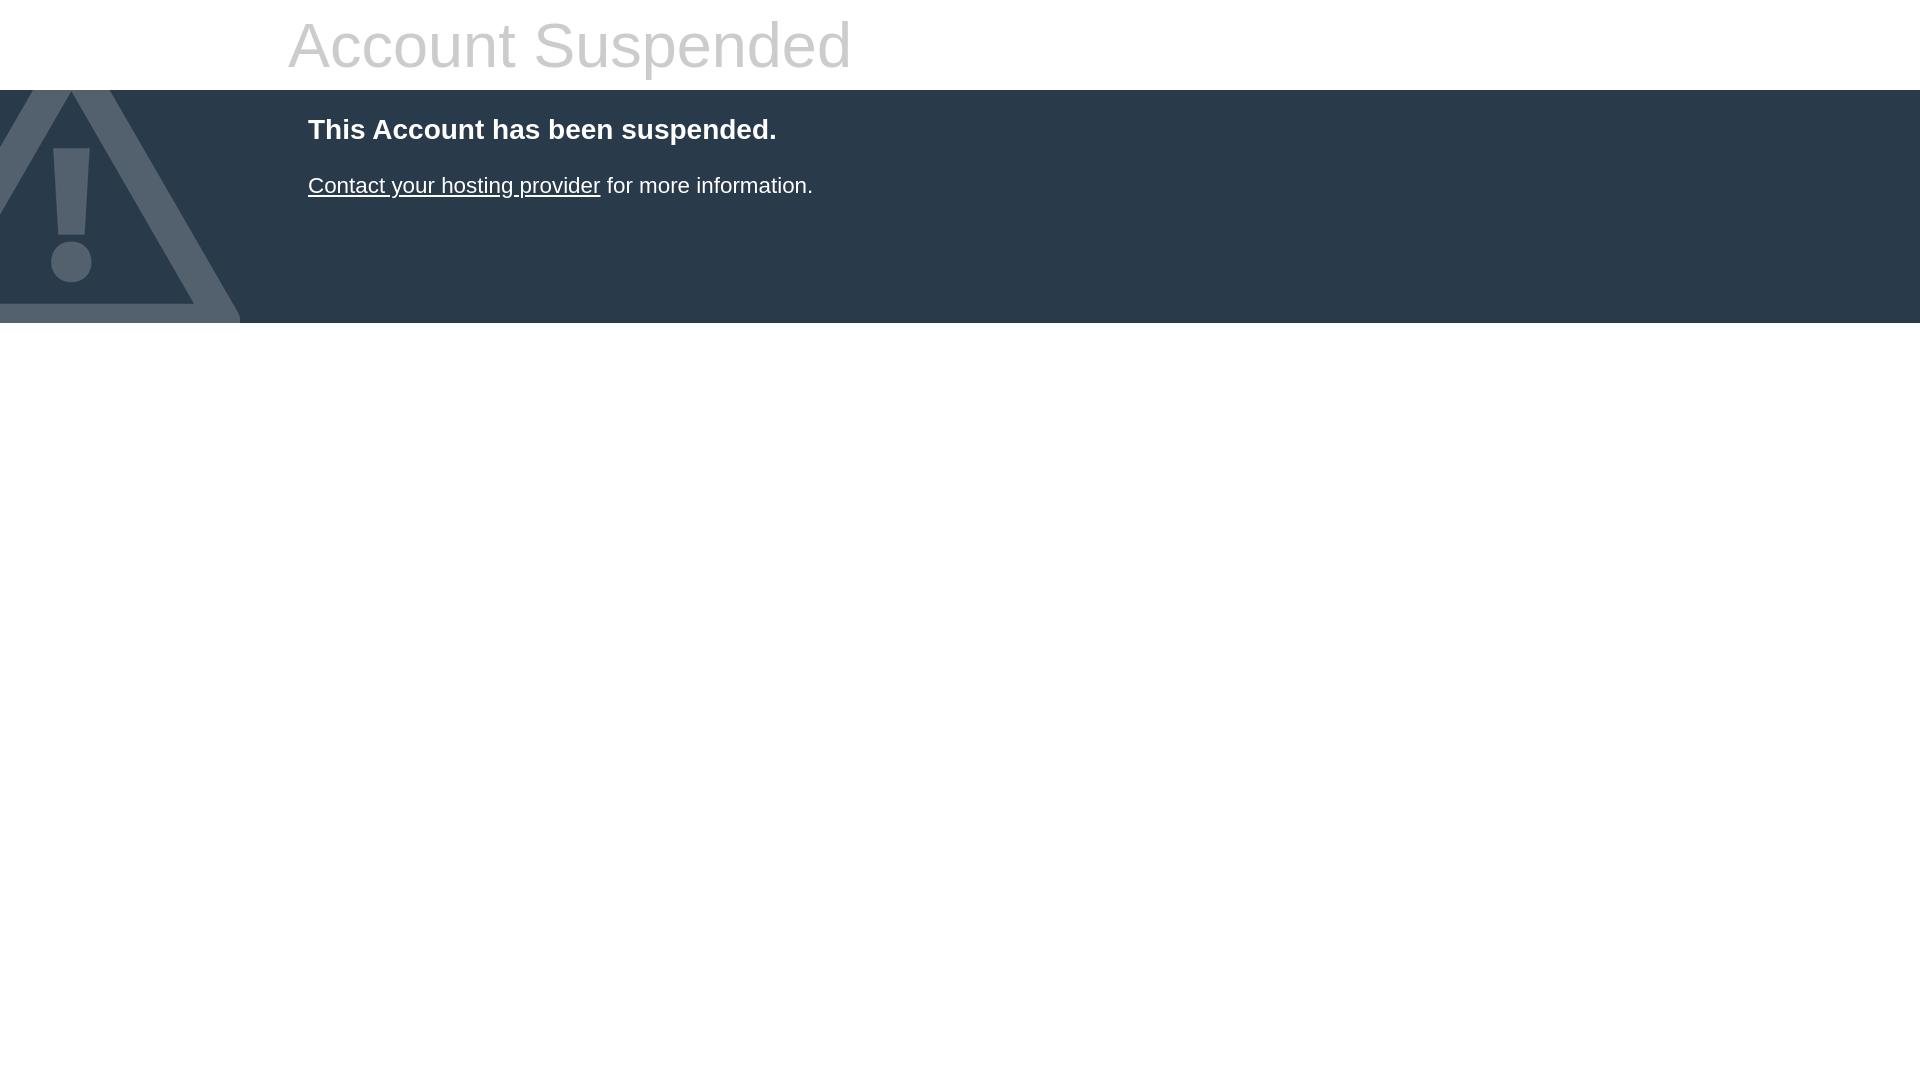 The image size is (1920, 1080). Describe the element at coordinates (453, 185) in the screenshot. I see `'Contact your hosting provider'` at that location.